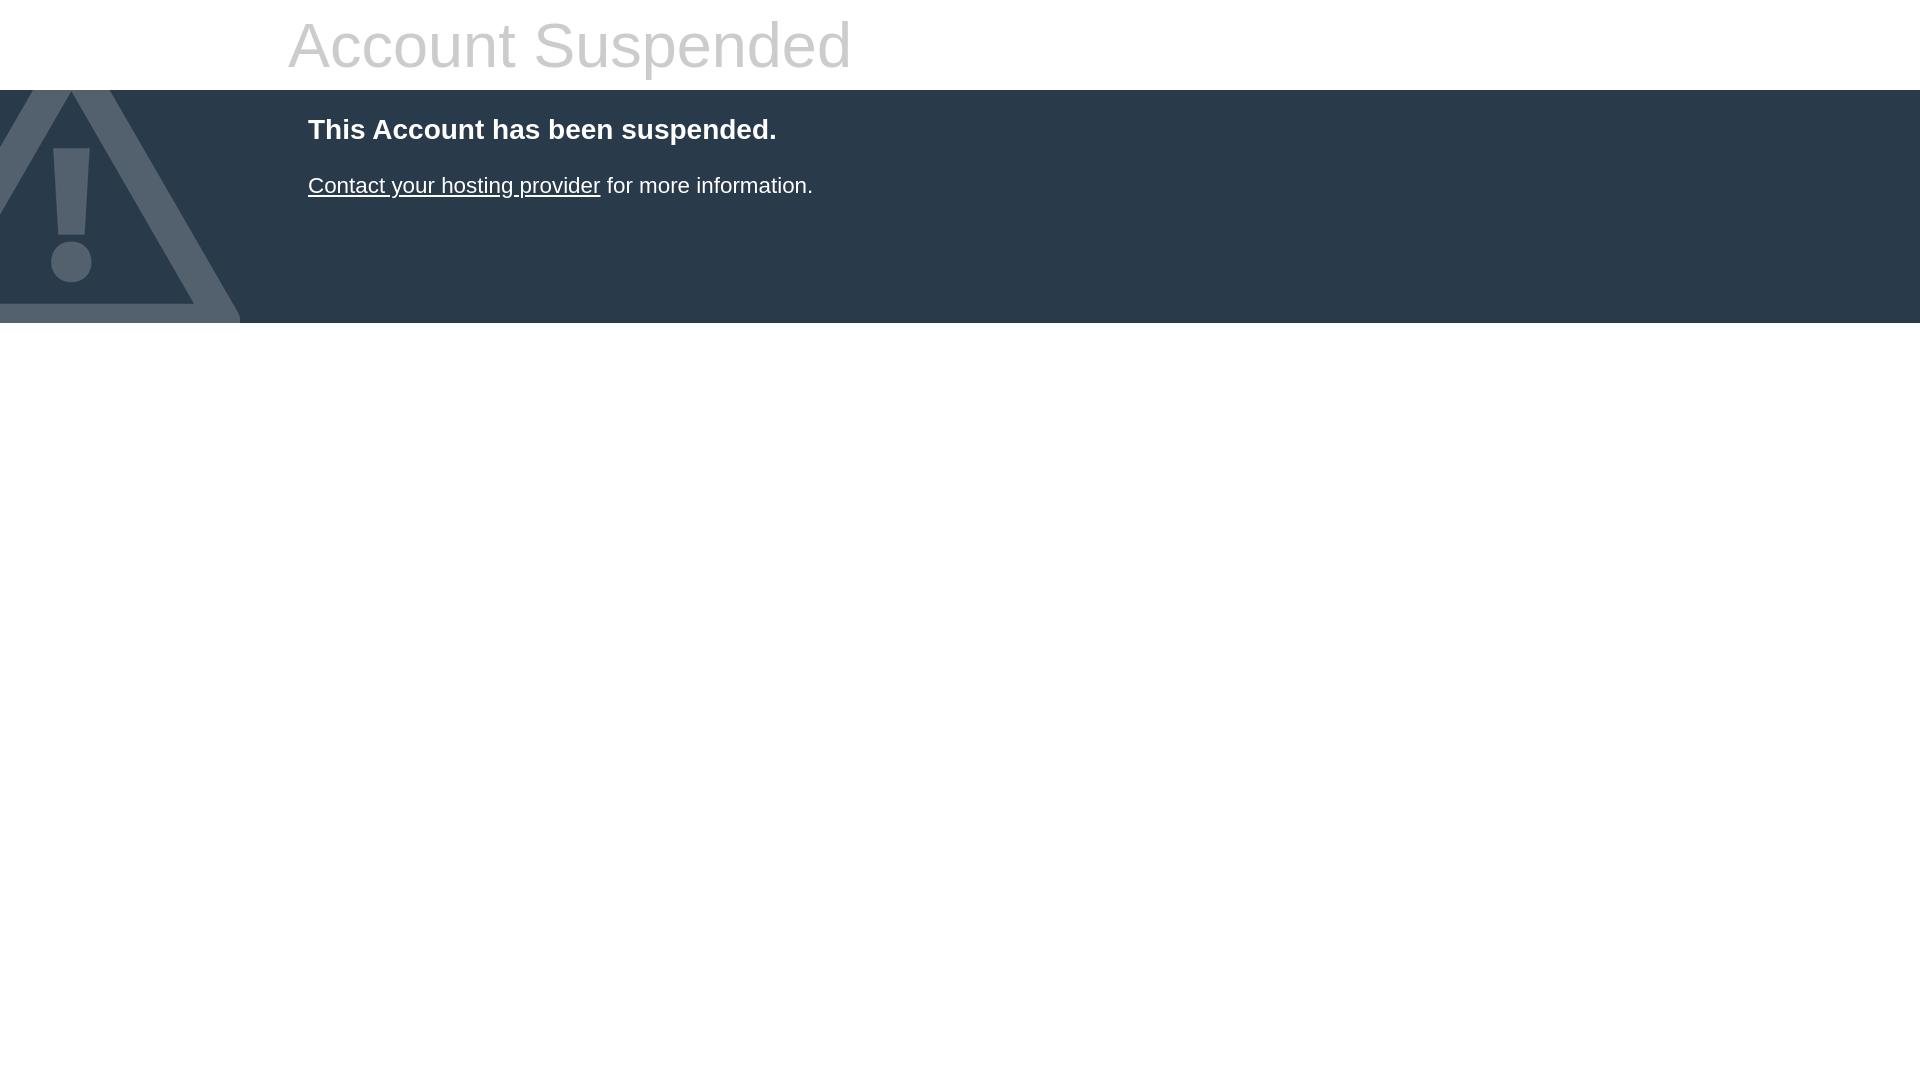 The image size is (1920, 1080). Describe the element at coordinates (453, 185) in the screenshot. I see `'Contact your hosting provider'` at that location.